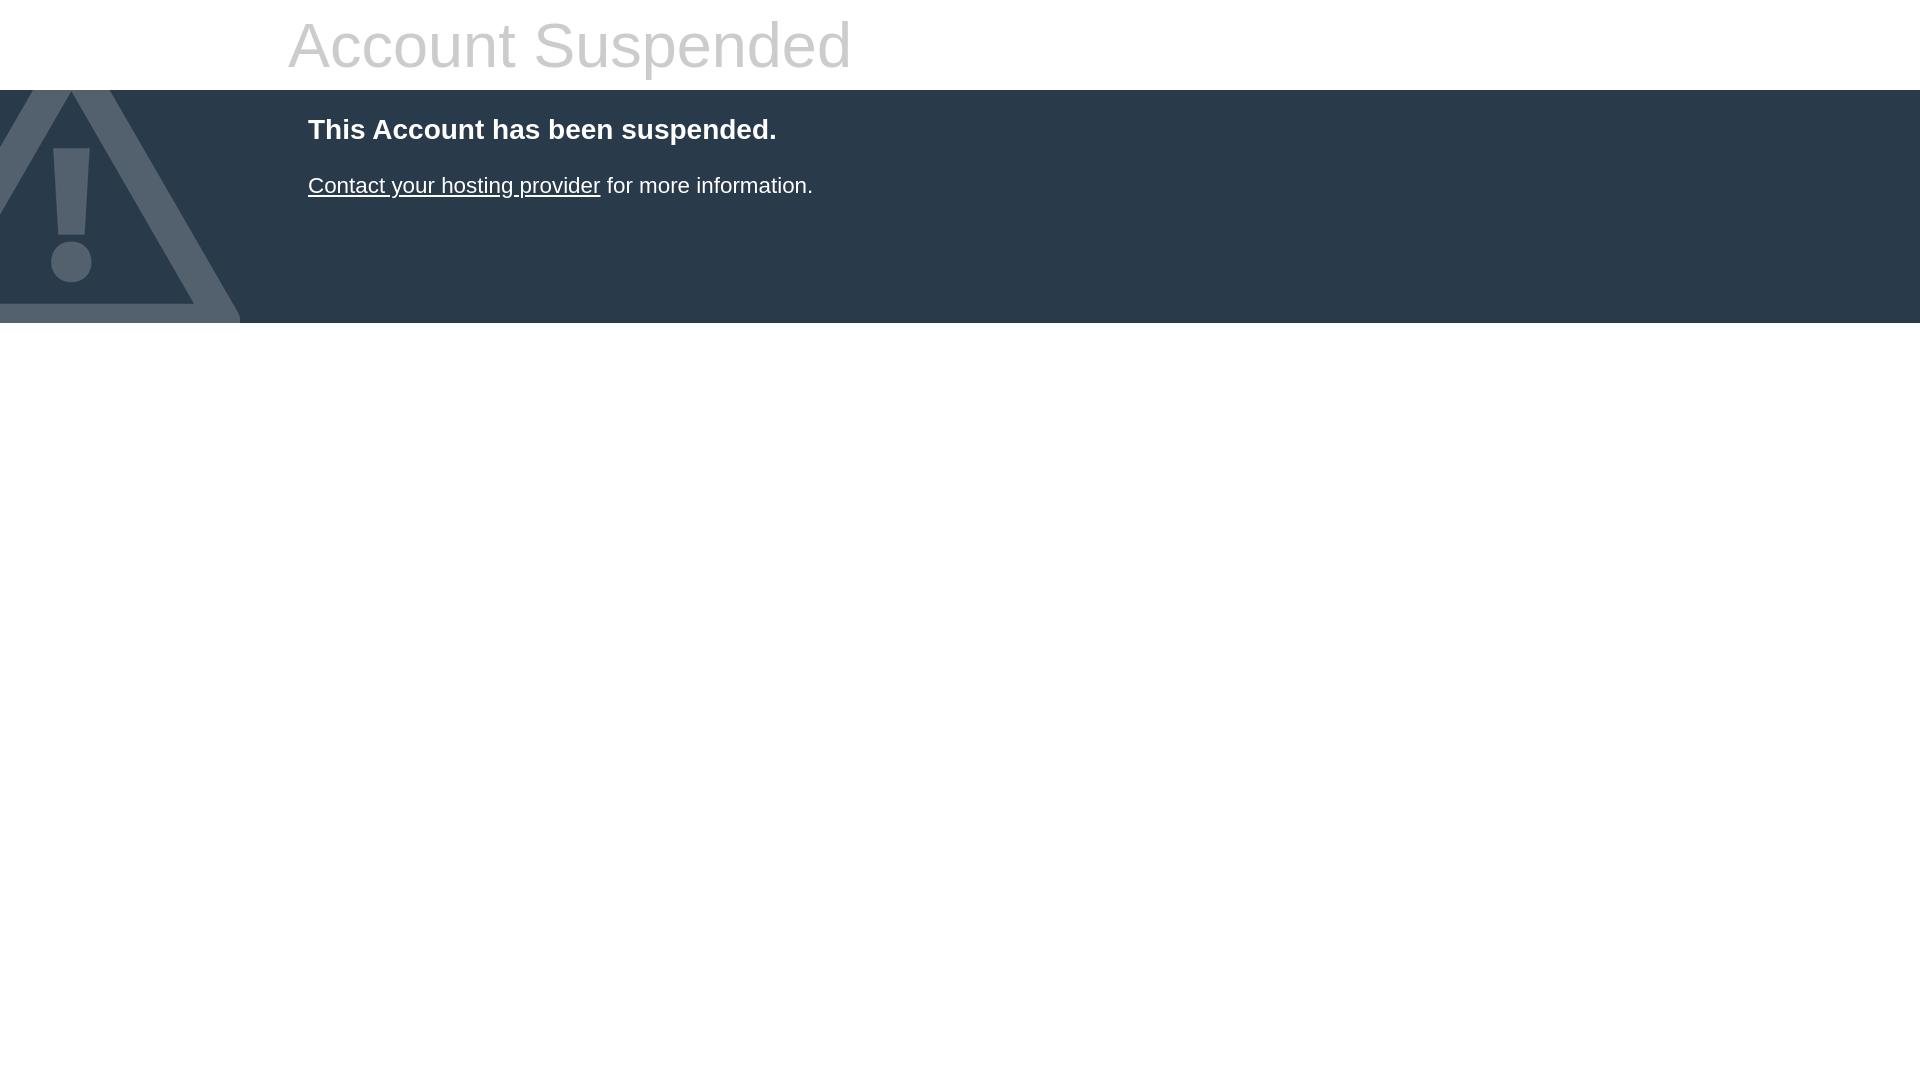 The image size is (1920, 1080). Describe the element at coordinates (453, 185) in the screenshot. I see `'Contact your hosting provider'` at that location.